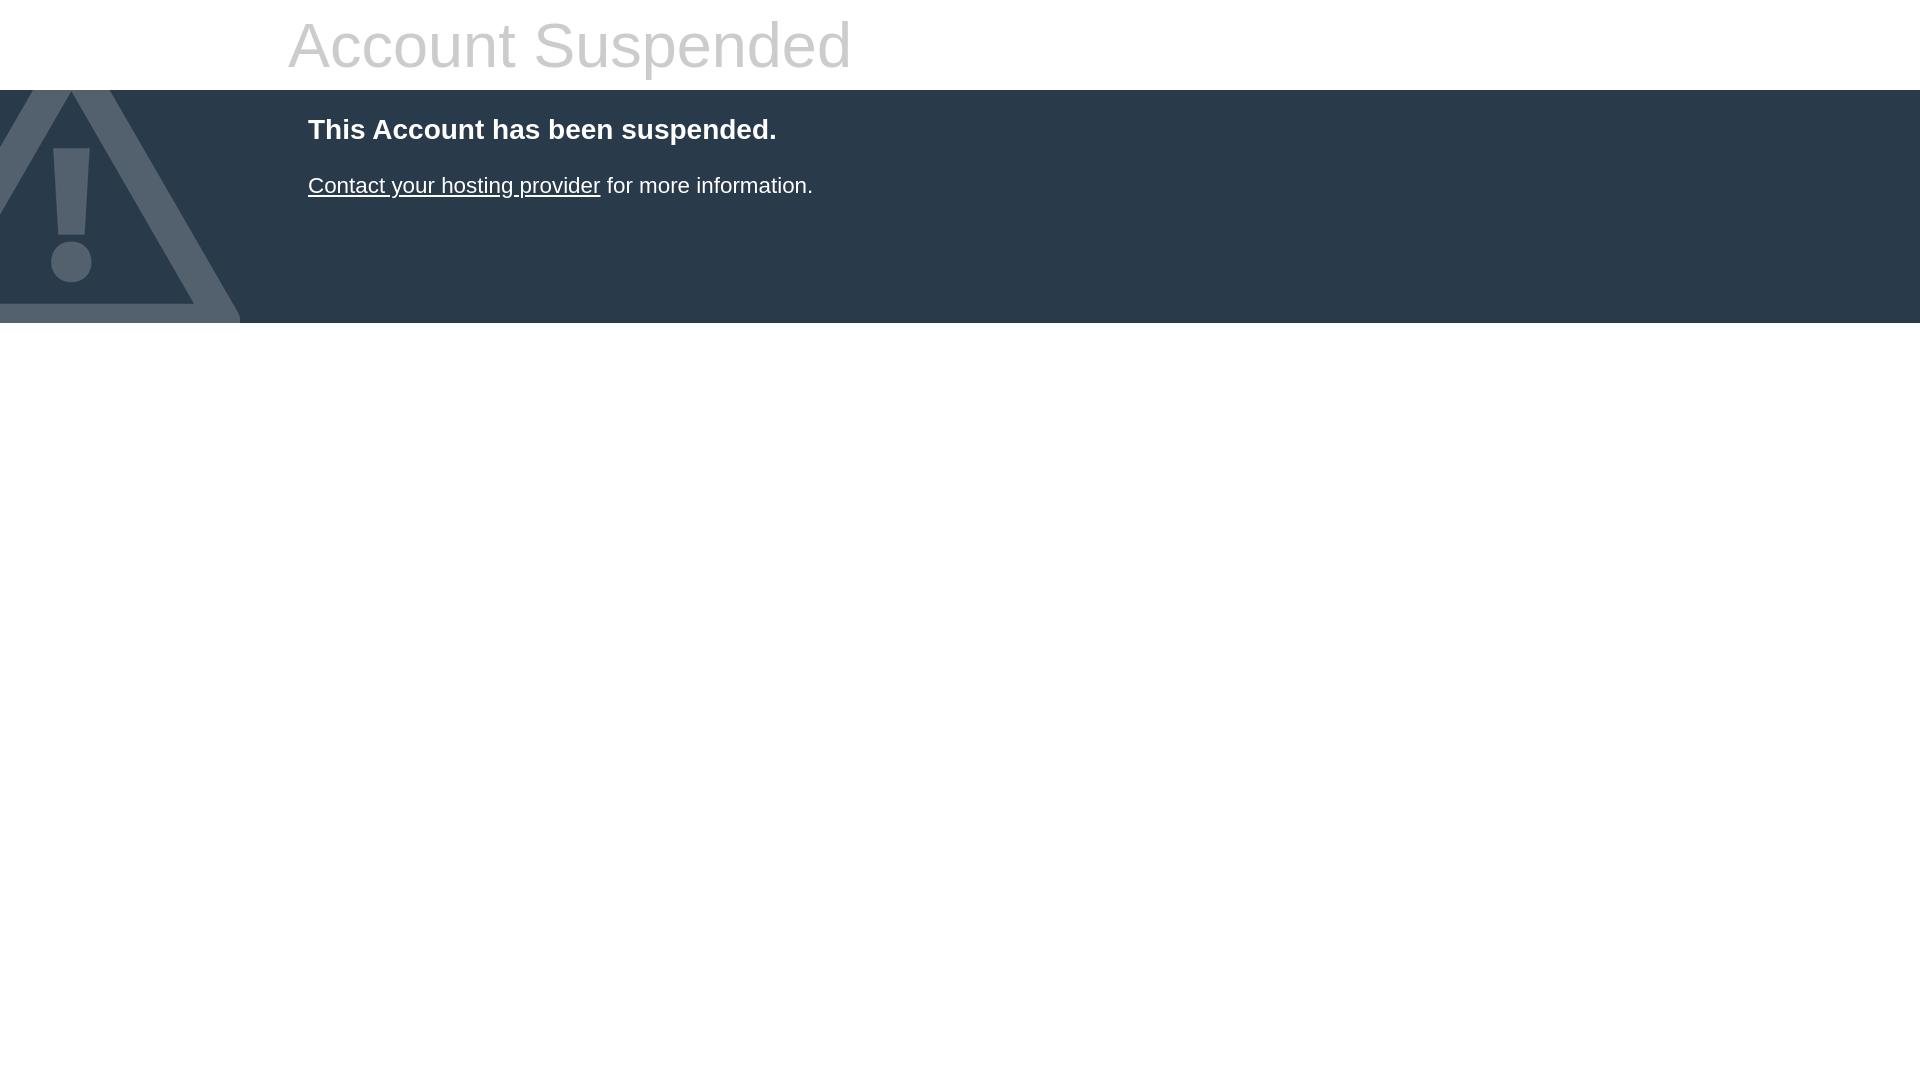 The image size is (1920, 1080). Describe the element at coordinates (453, 185) in the screenshot. I see `'Contact your hosting provider'` at that location.